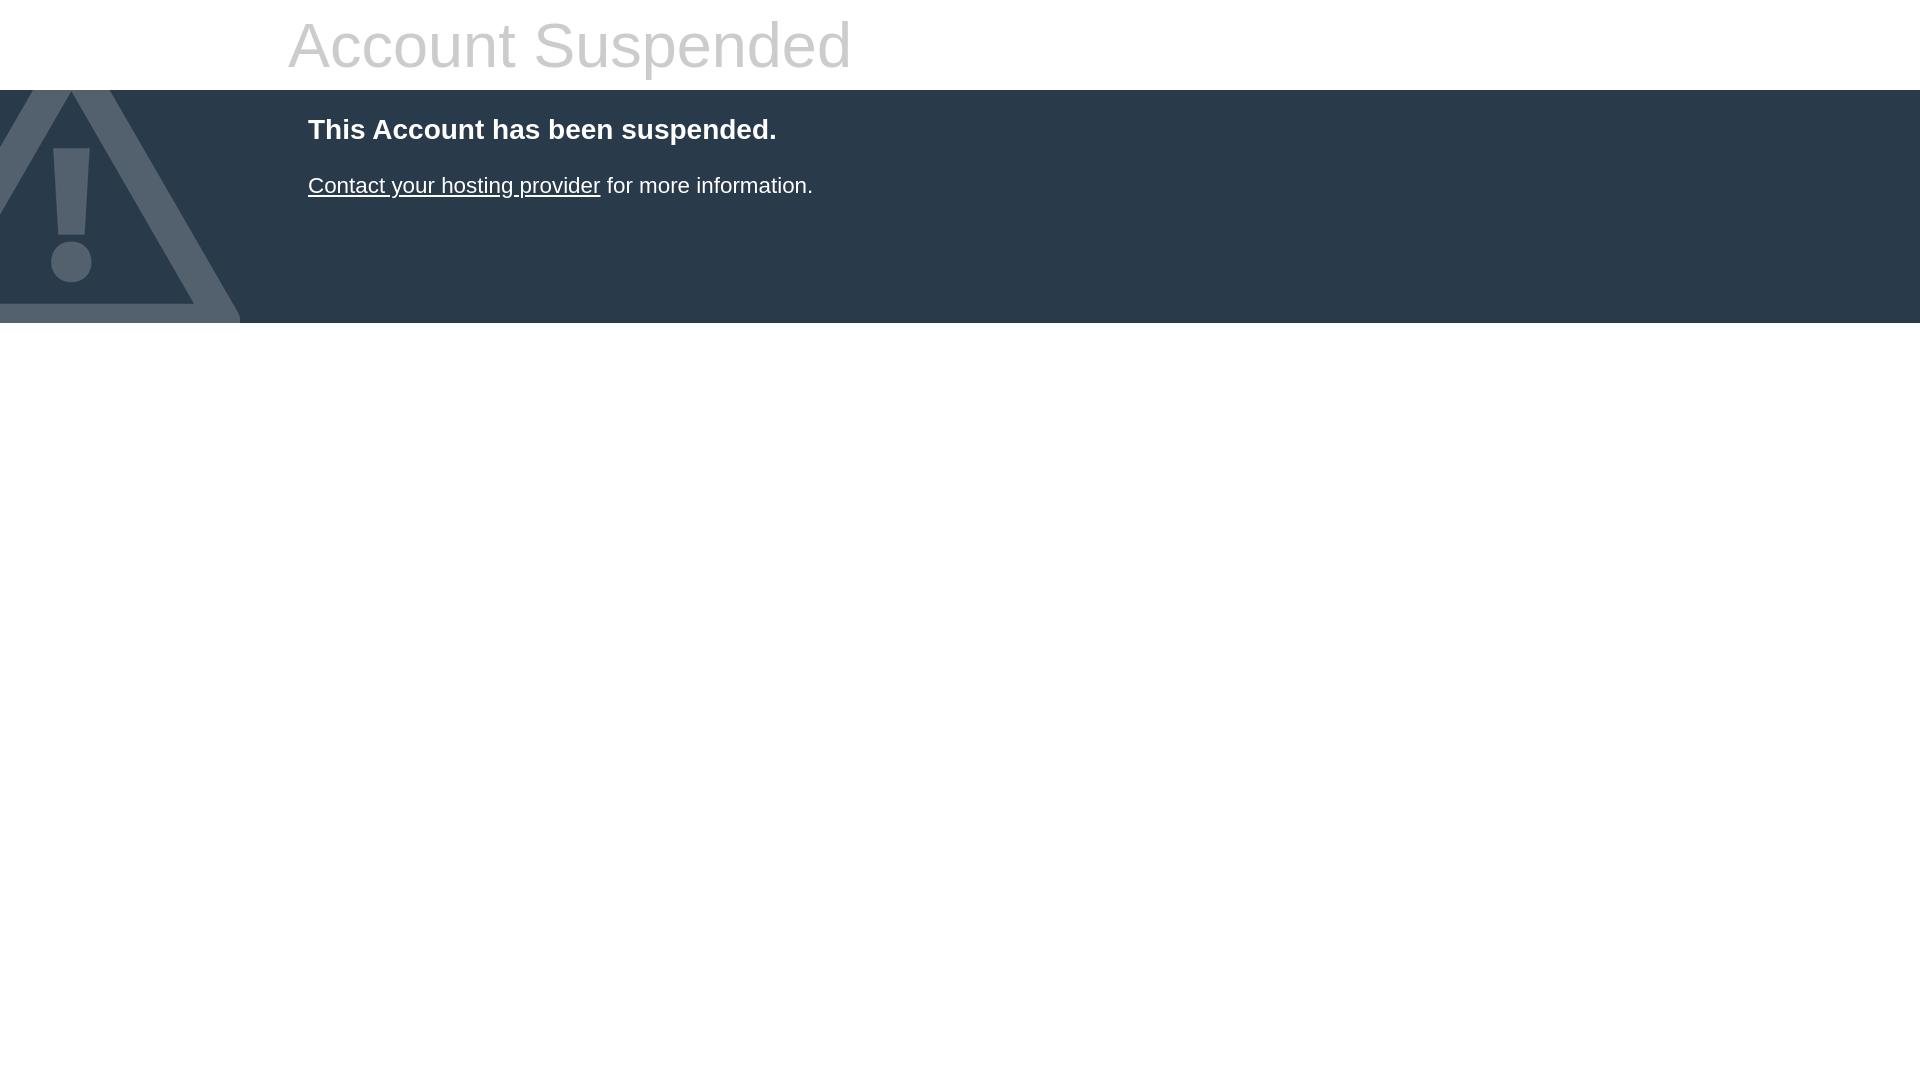 The image size is (1920, 1080). Describe the element at coordinates (453, 185) in the screenshot. I see `'Contact your hosting provider'` at that location.